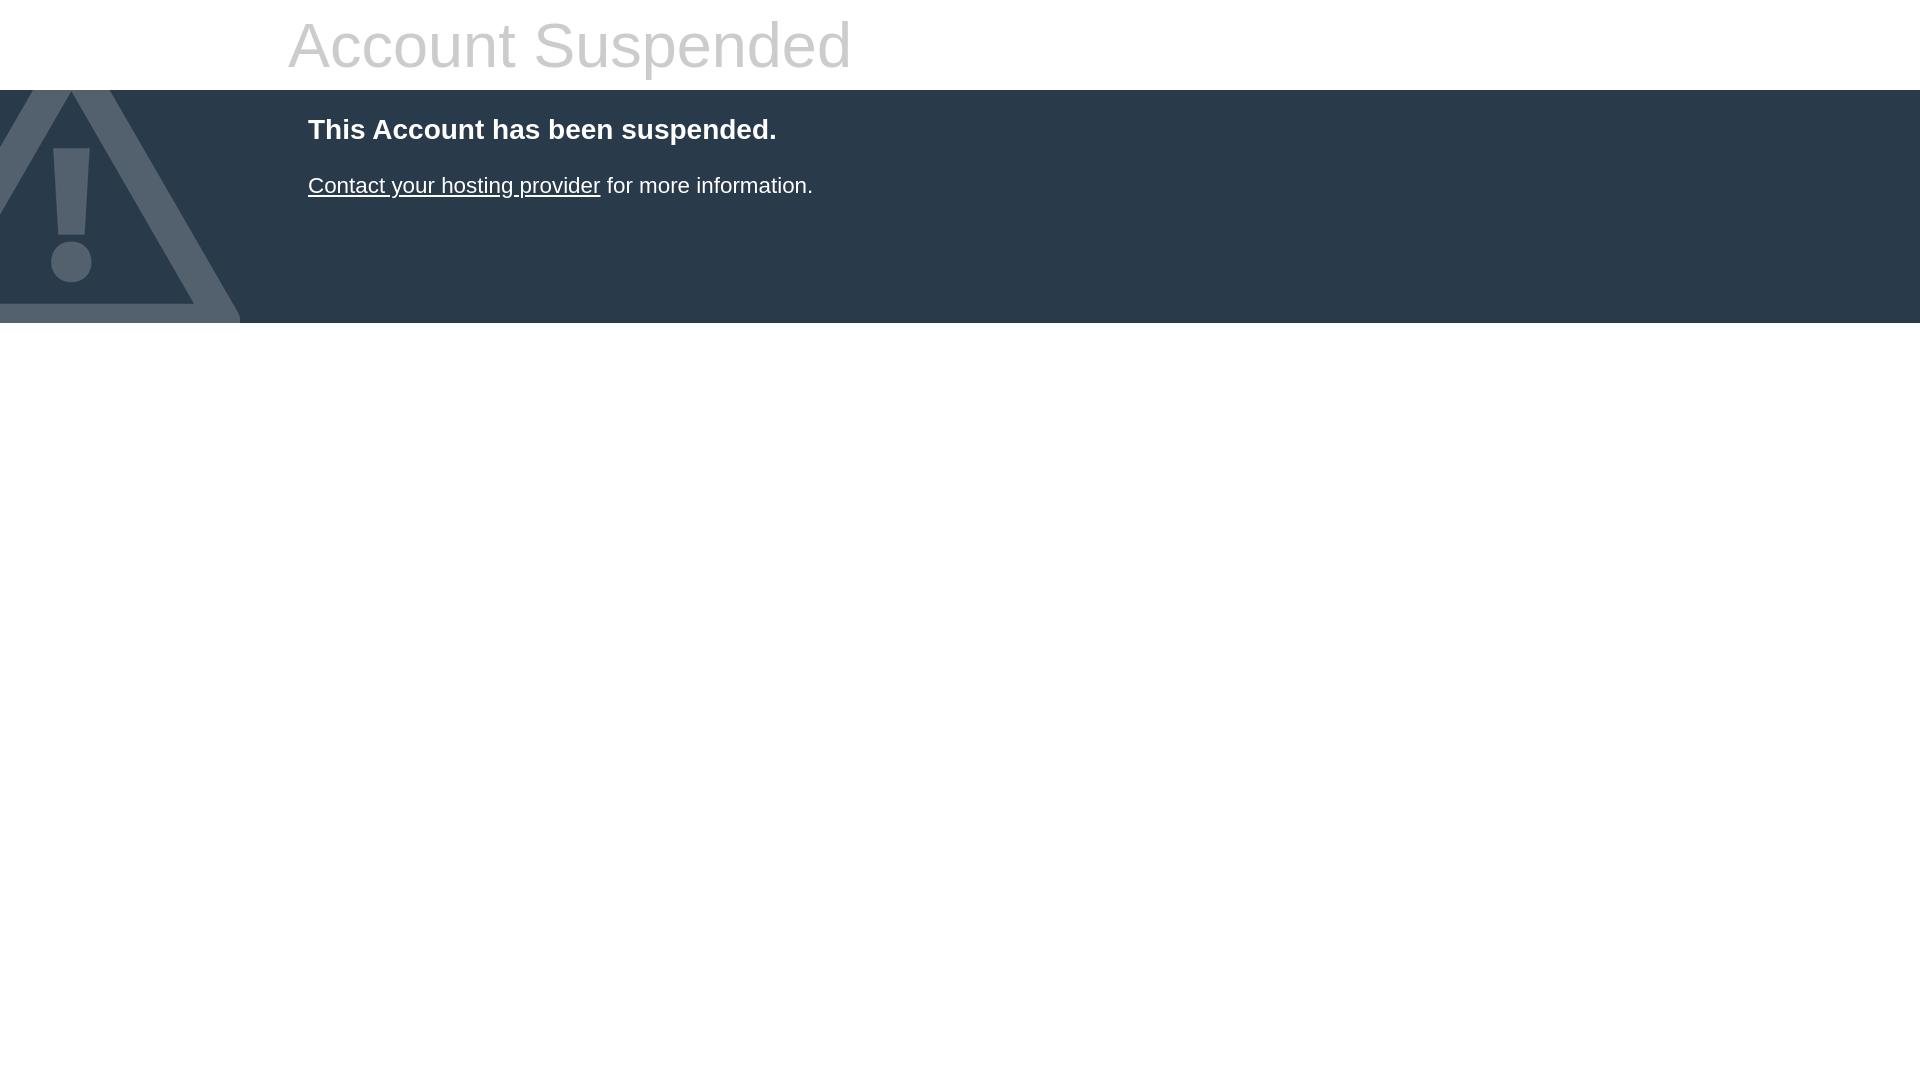 The image size is (1920, 1080). Describe the element at coordinates (453, 185) in the screenshot. I see `'Contact your hosting provider'` at that location.